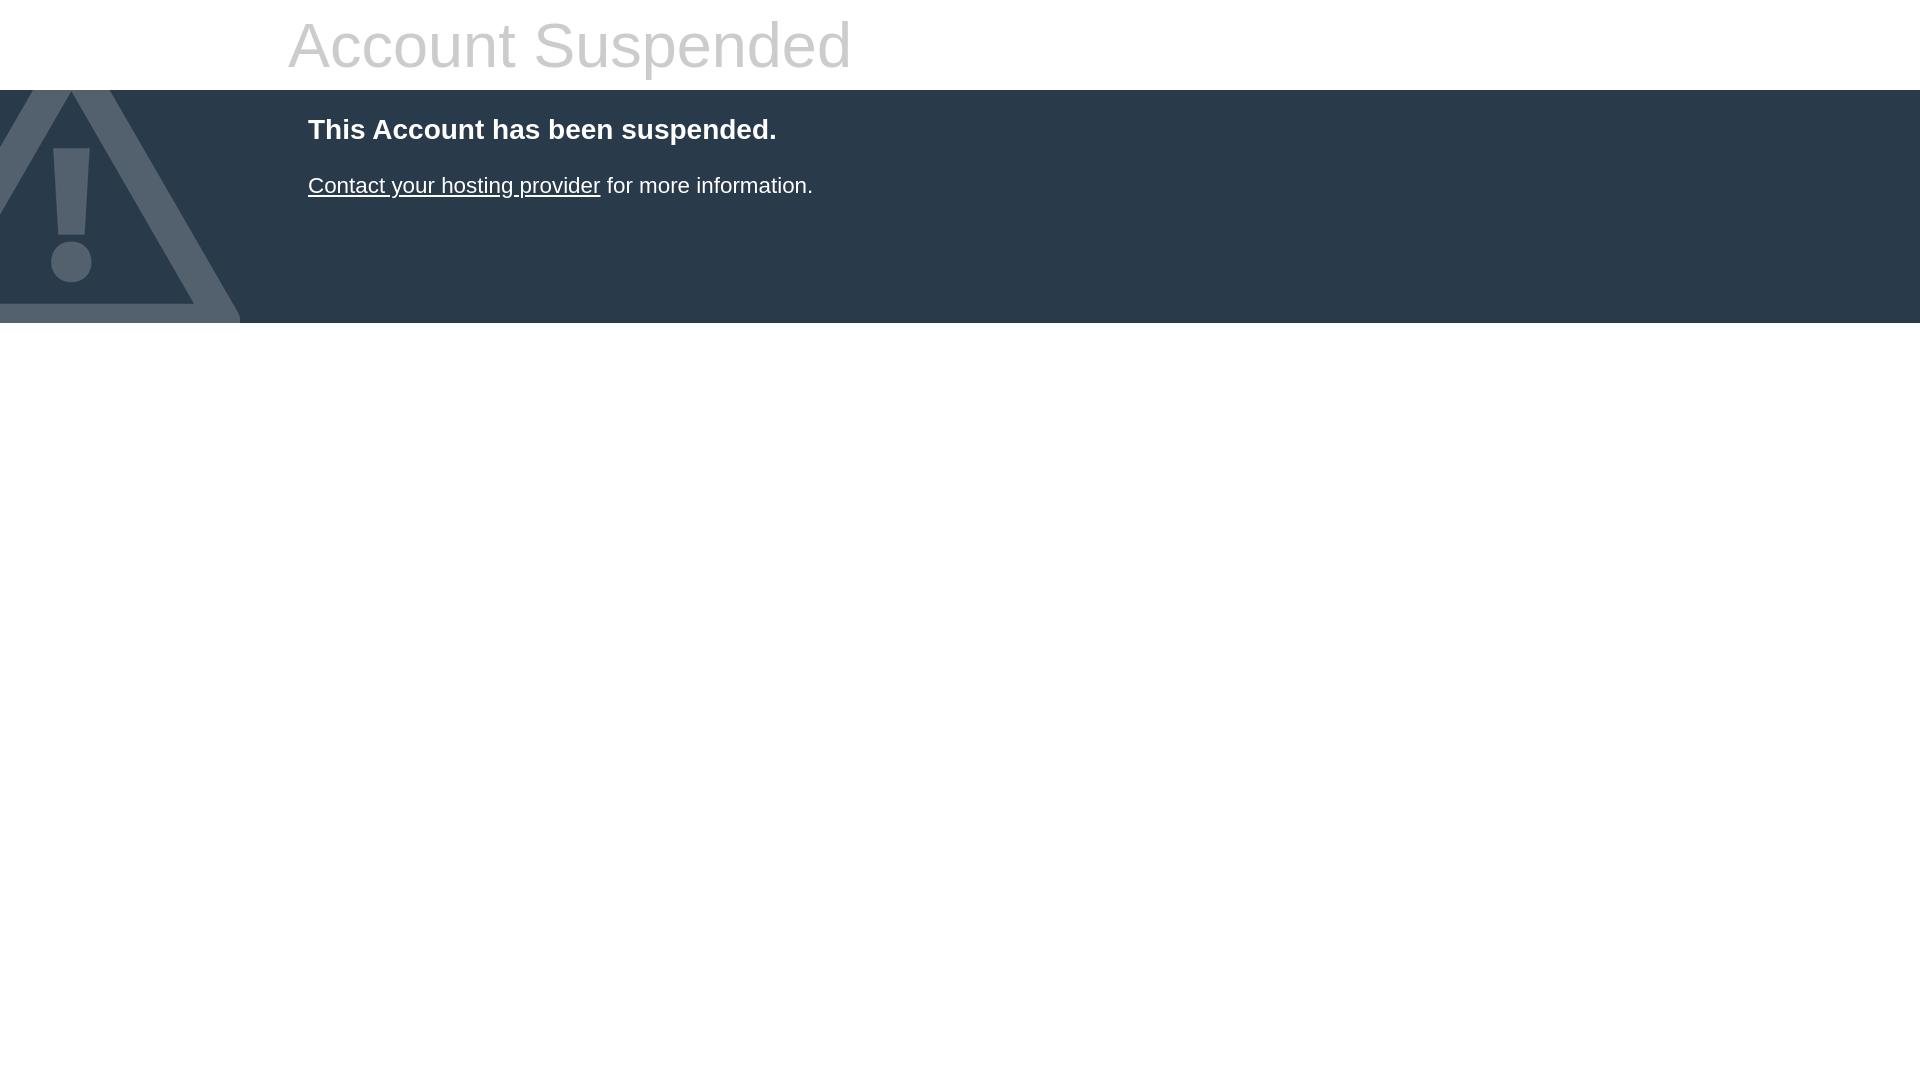 The image size is (1920, 1080). Describe the element at coordinates (453, 185) in the screenshot. I see `'Contact your hosting provider'` at that location.